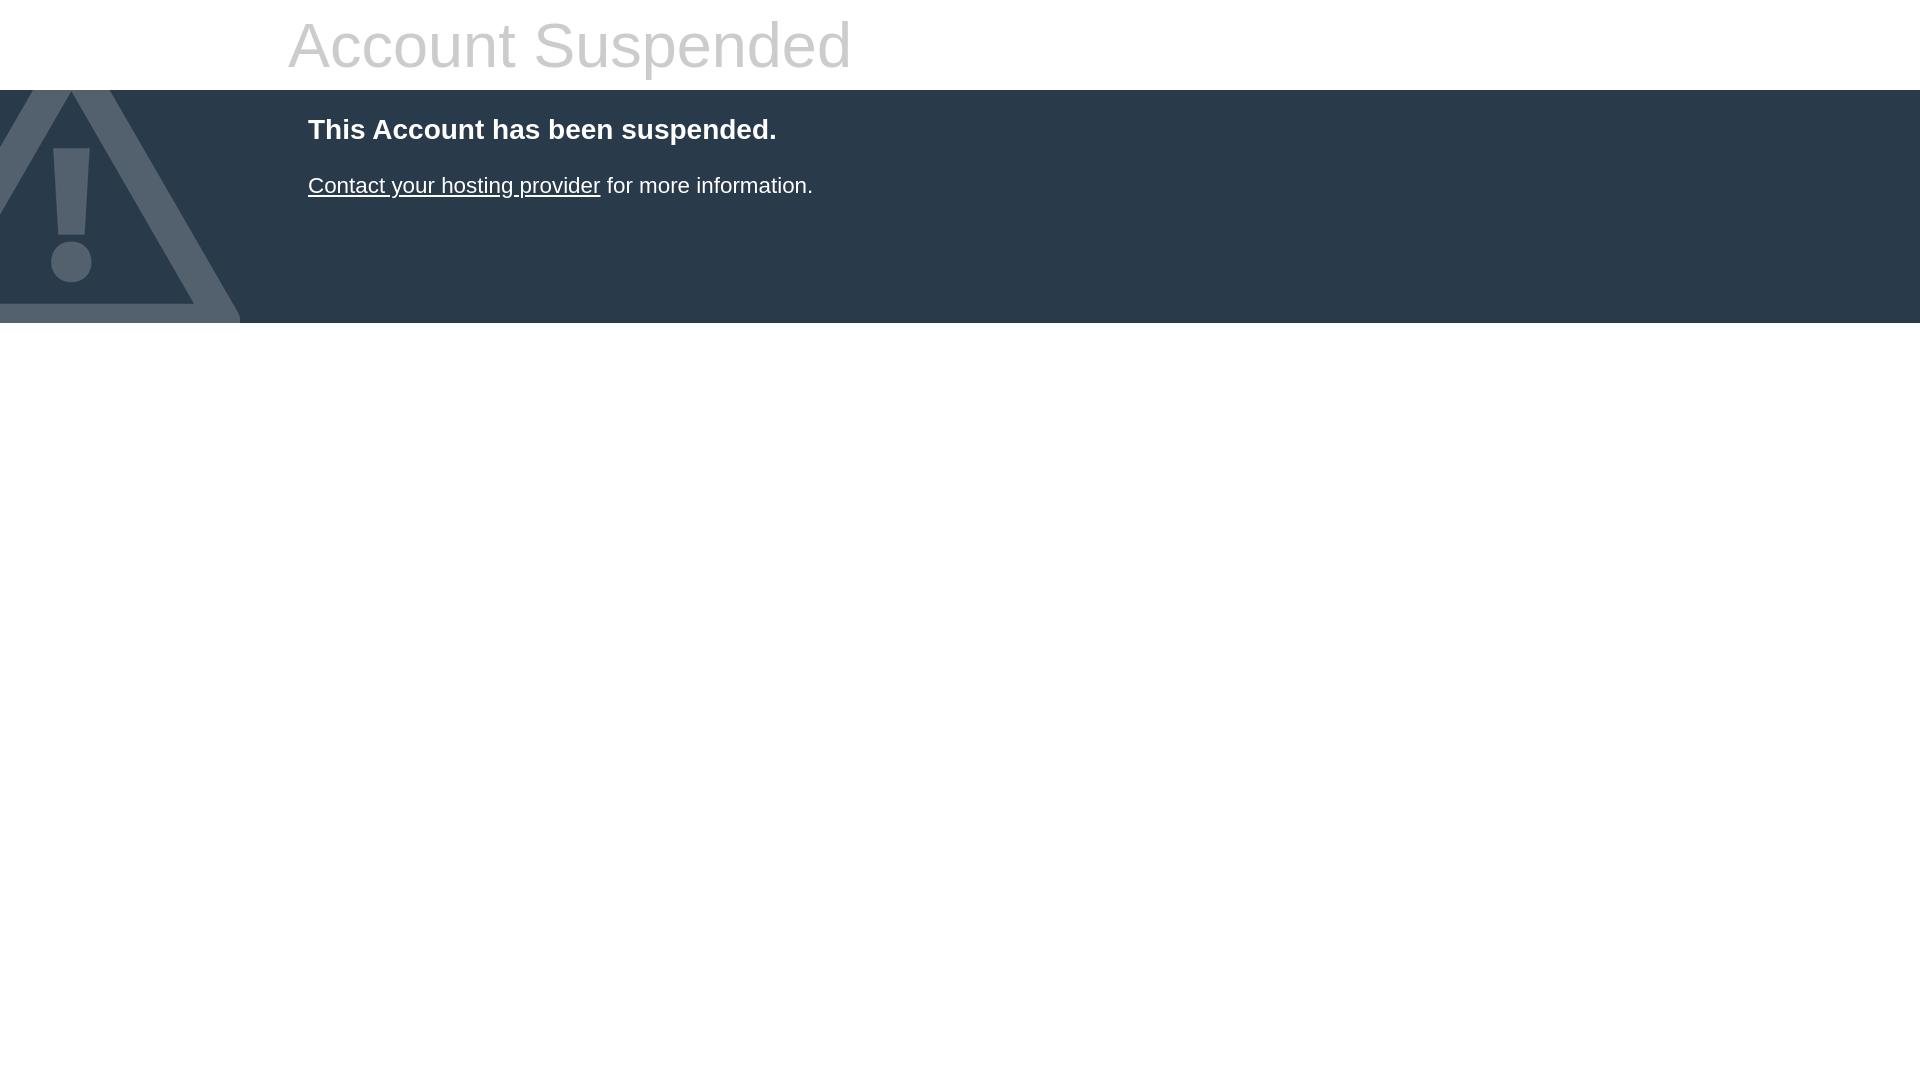 The image size is (1920, 1080). Describe the element at coordinates (453, 185) in the screenshot. I see `'Contact your hosting provider'` at that location.